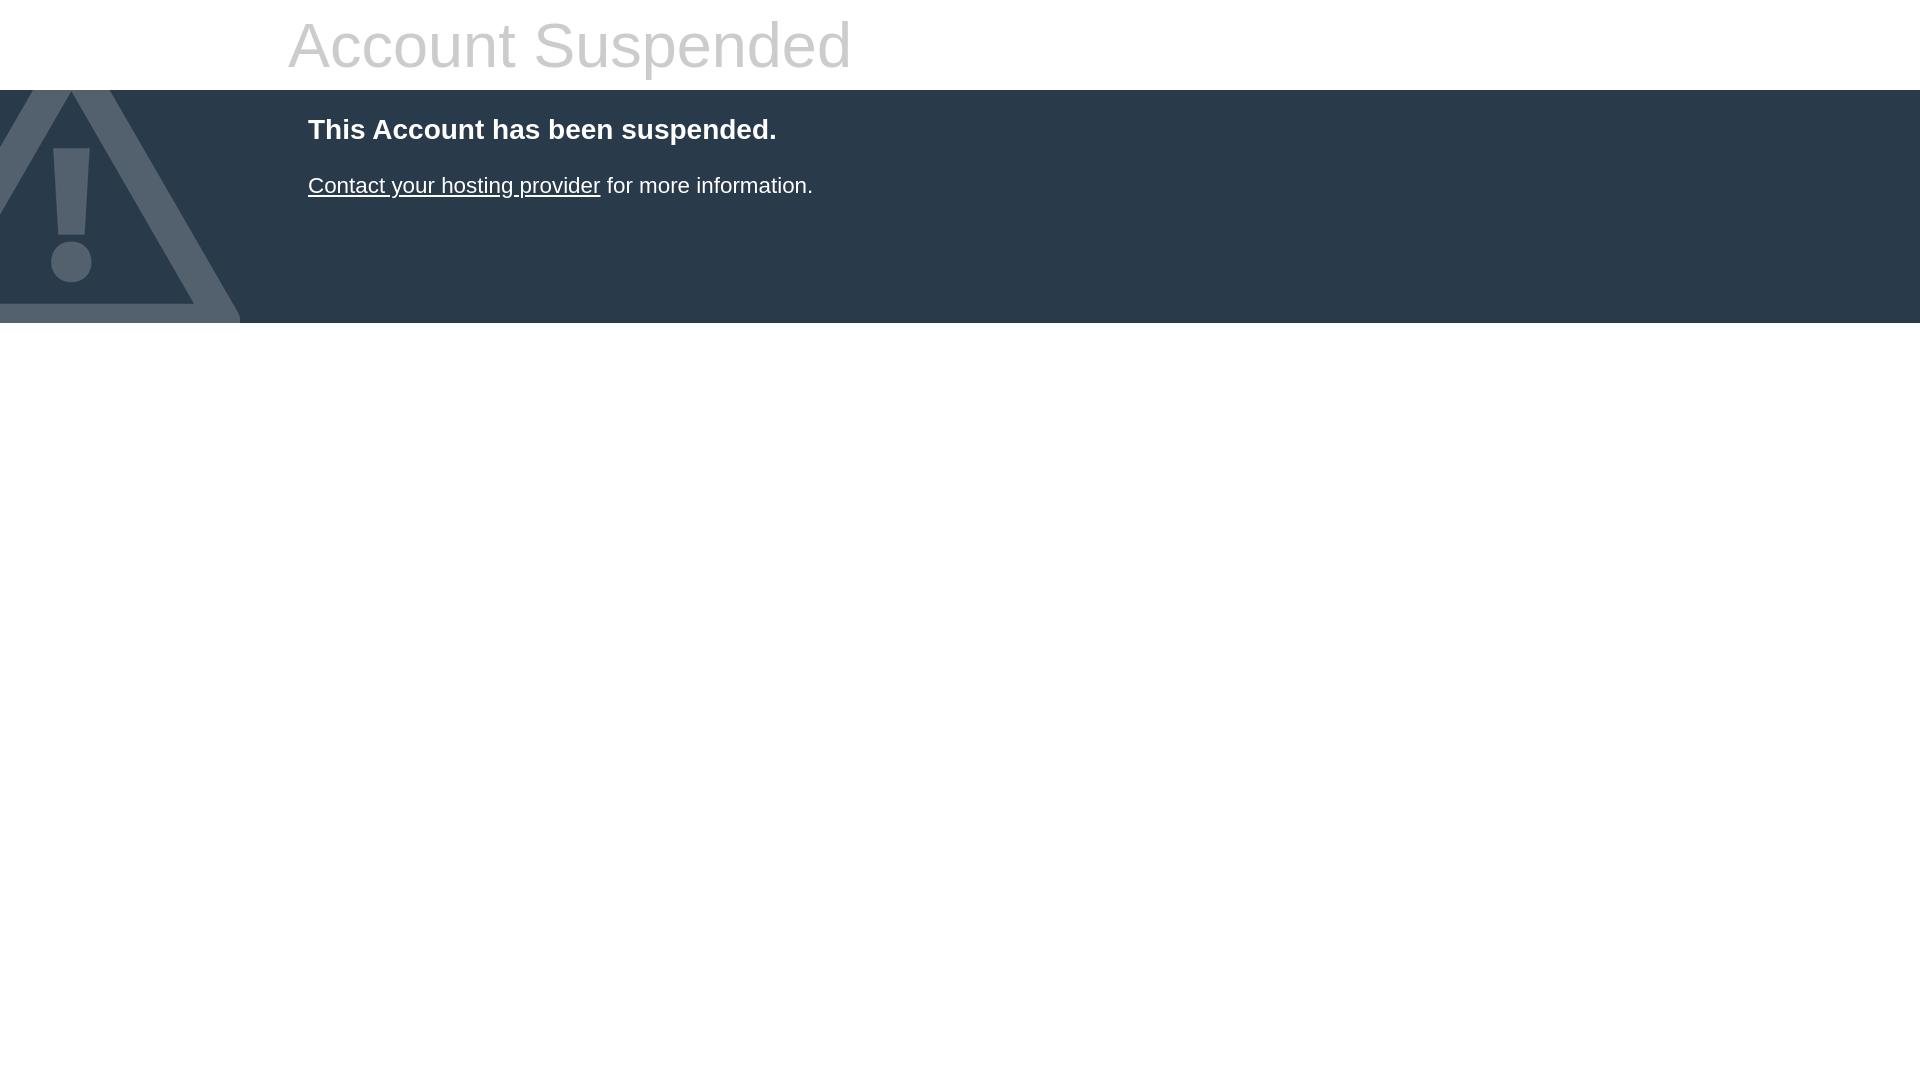 The image size is (1920, 1080). Describe the element at coordinates (453, 185) in the screenshot. I see `'Contact your hosting provider'` at that location.